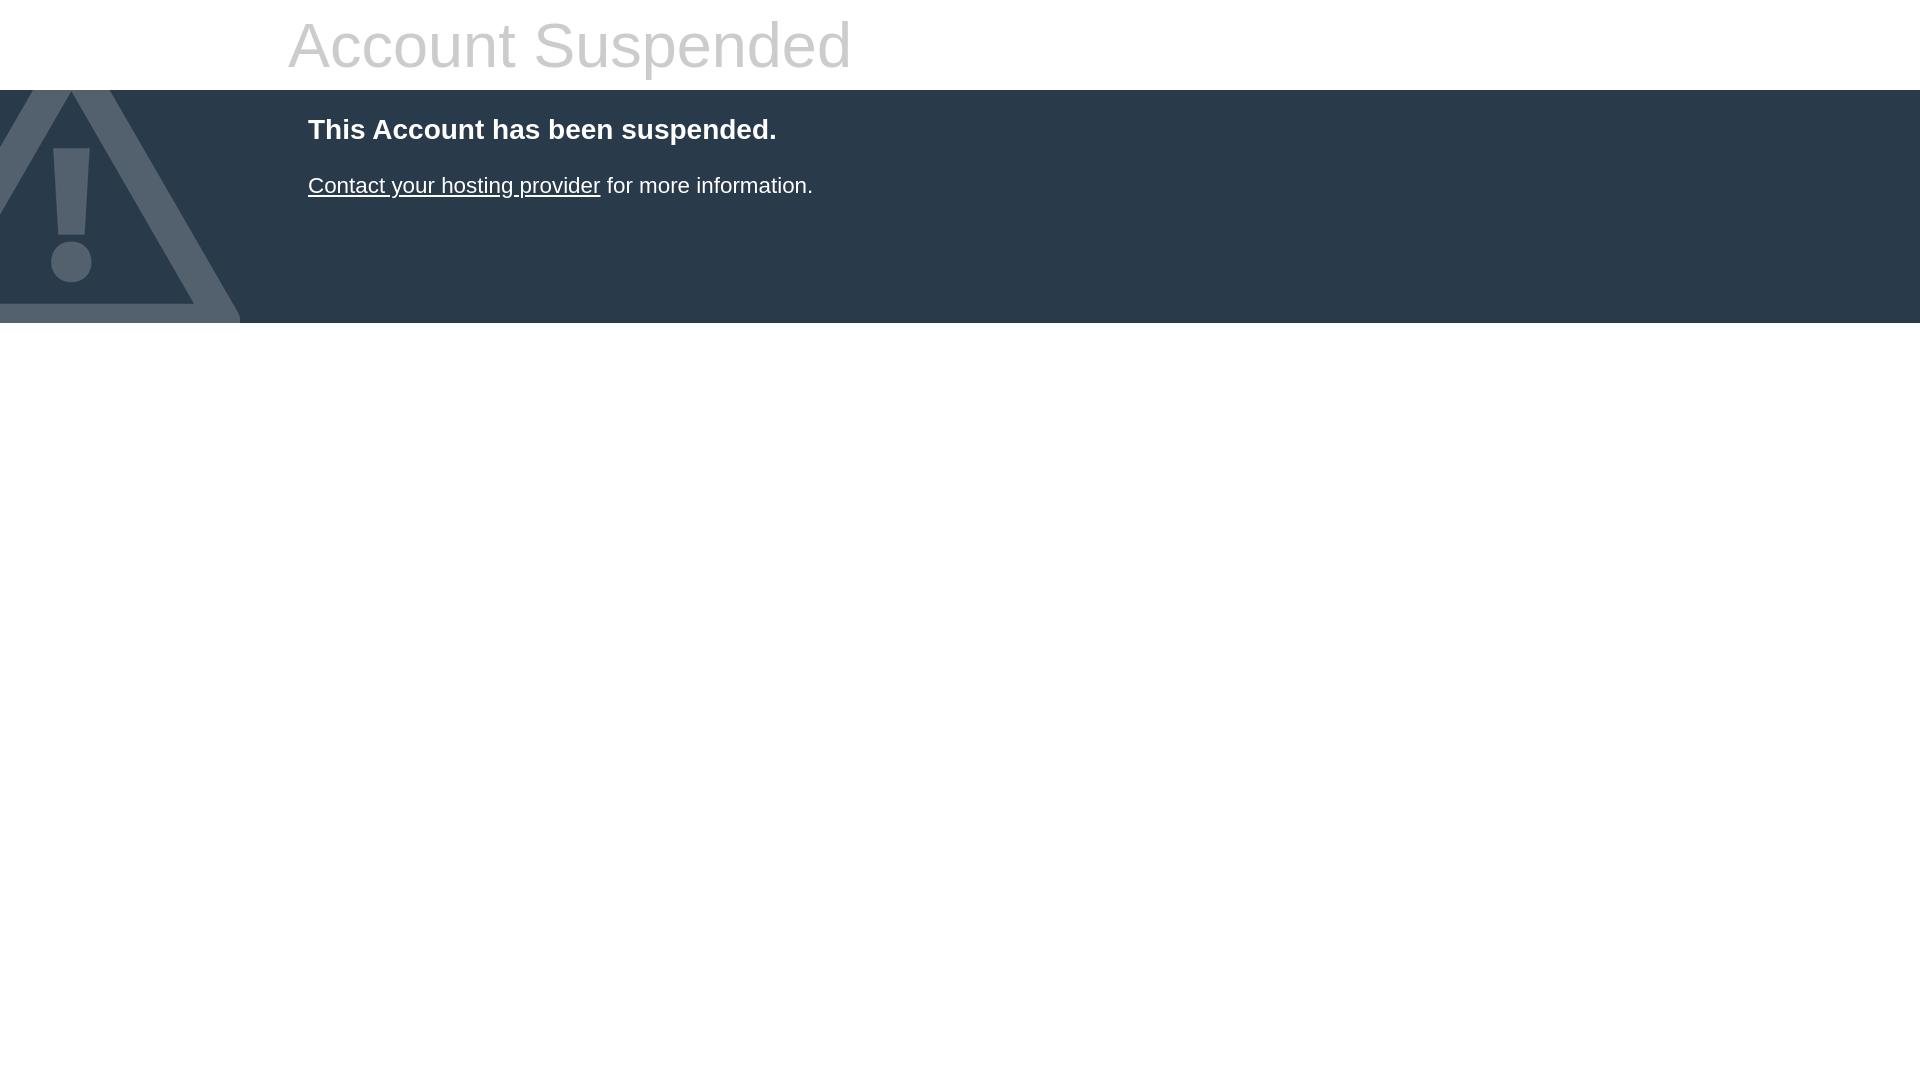 The image size is (1920, 1080). Describe the element at coordinates (453, 185) in the screenshot. I see `'Contact your hosting provider'` at that location.